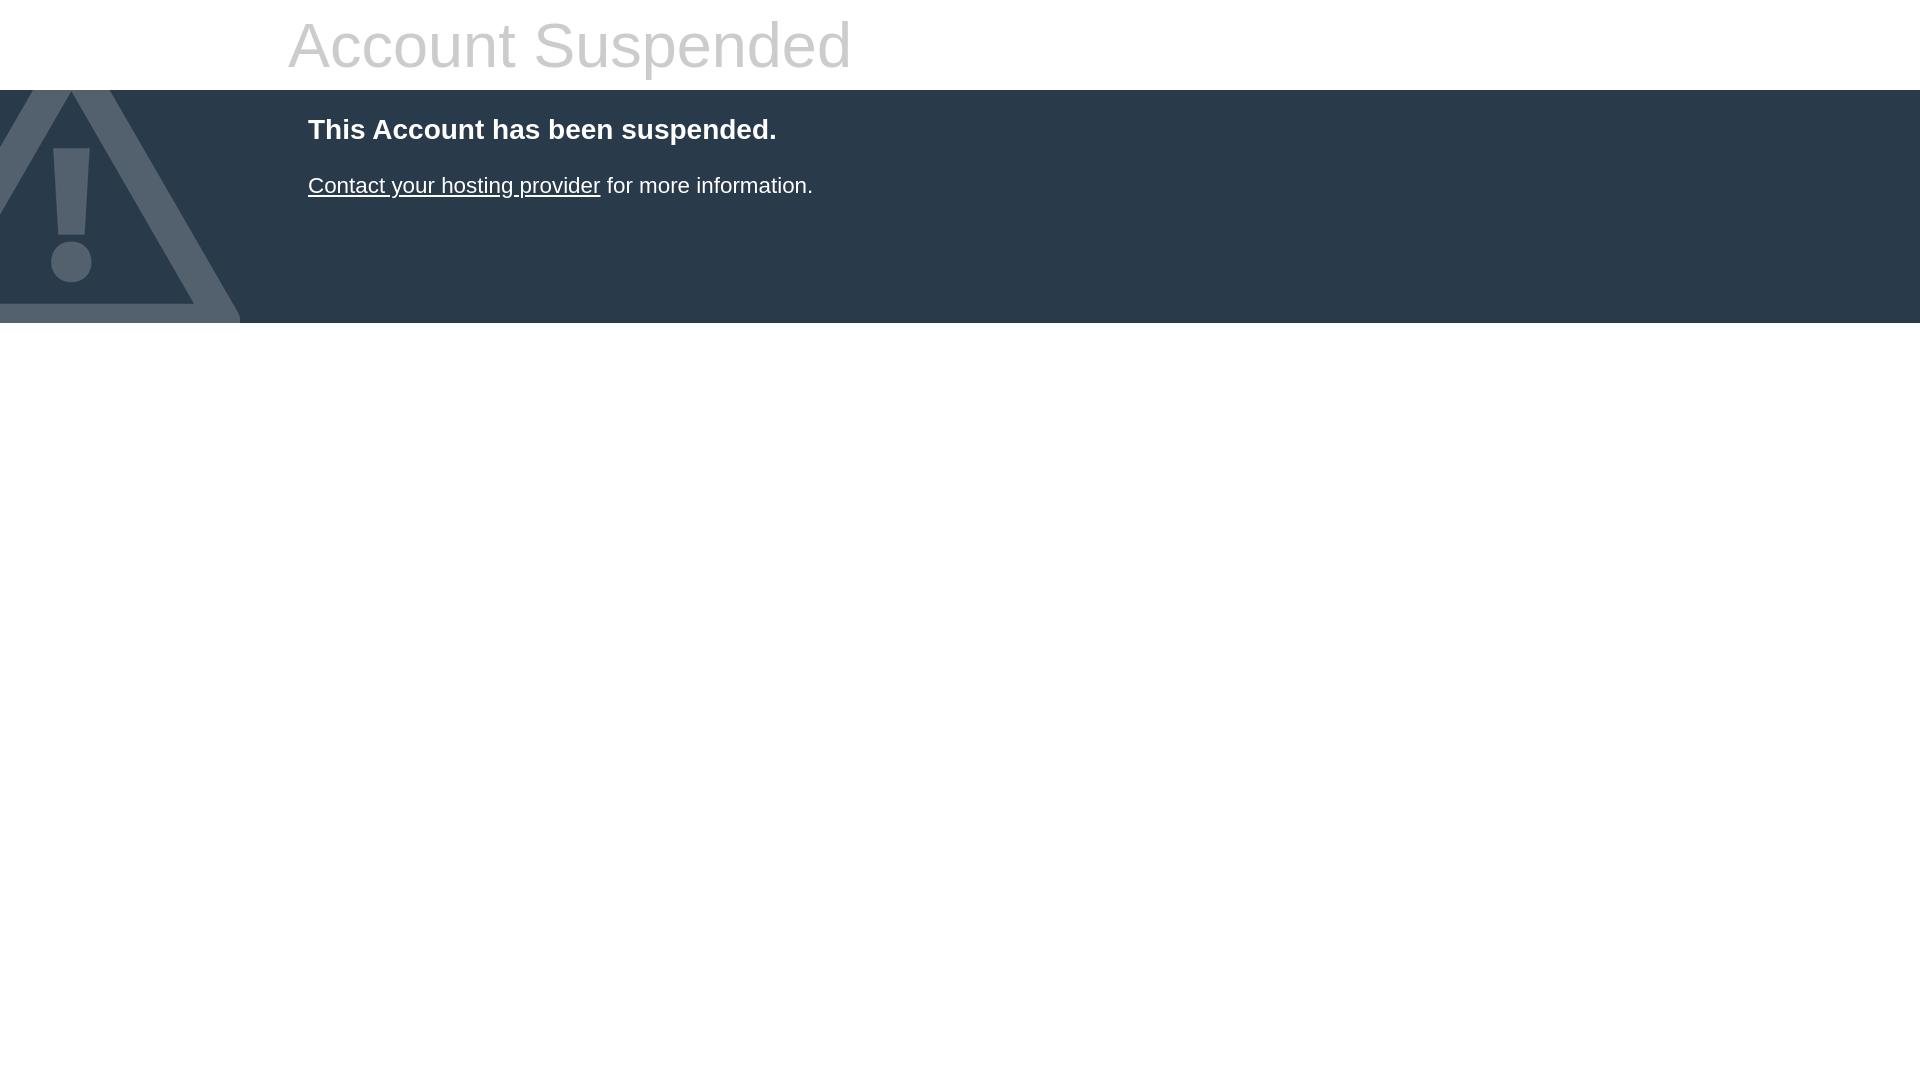 The image size is (1920, 1080). Describe the element at coordinates (453, 185) in the screenshot. I see `'Contact your hosting provider'` at that location.